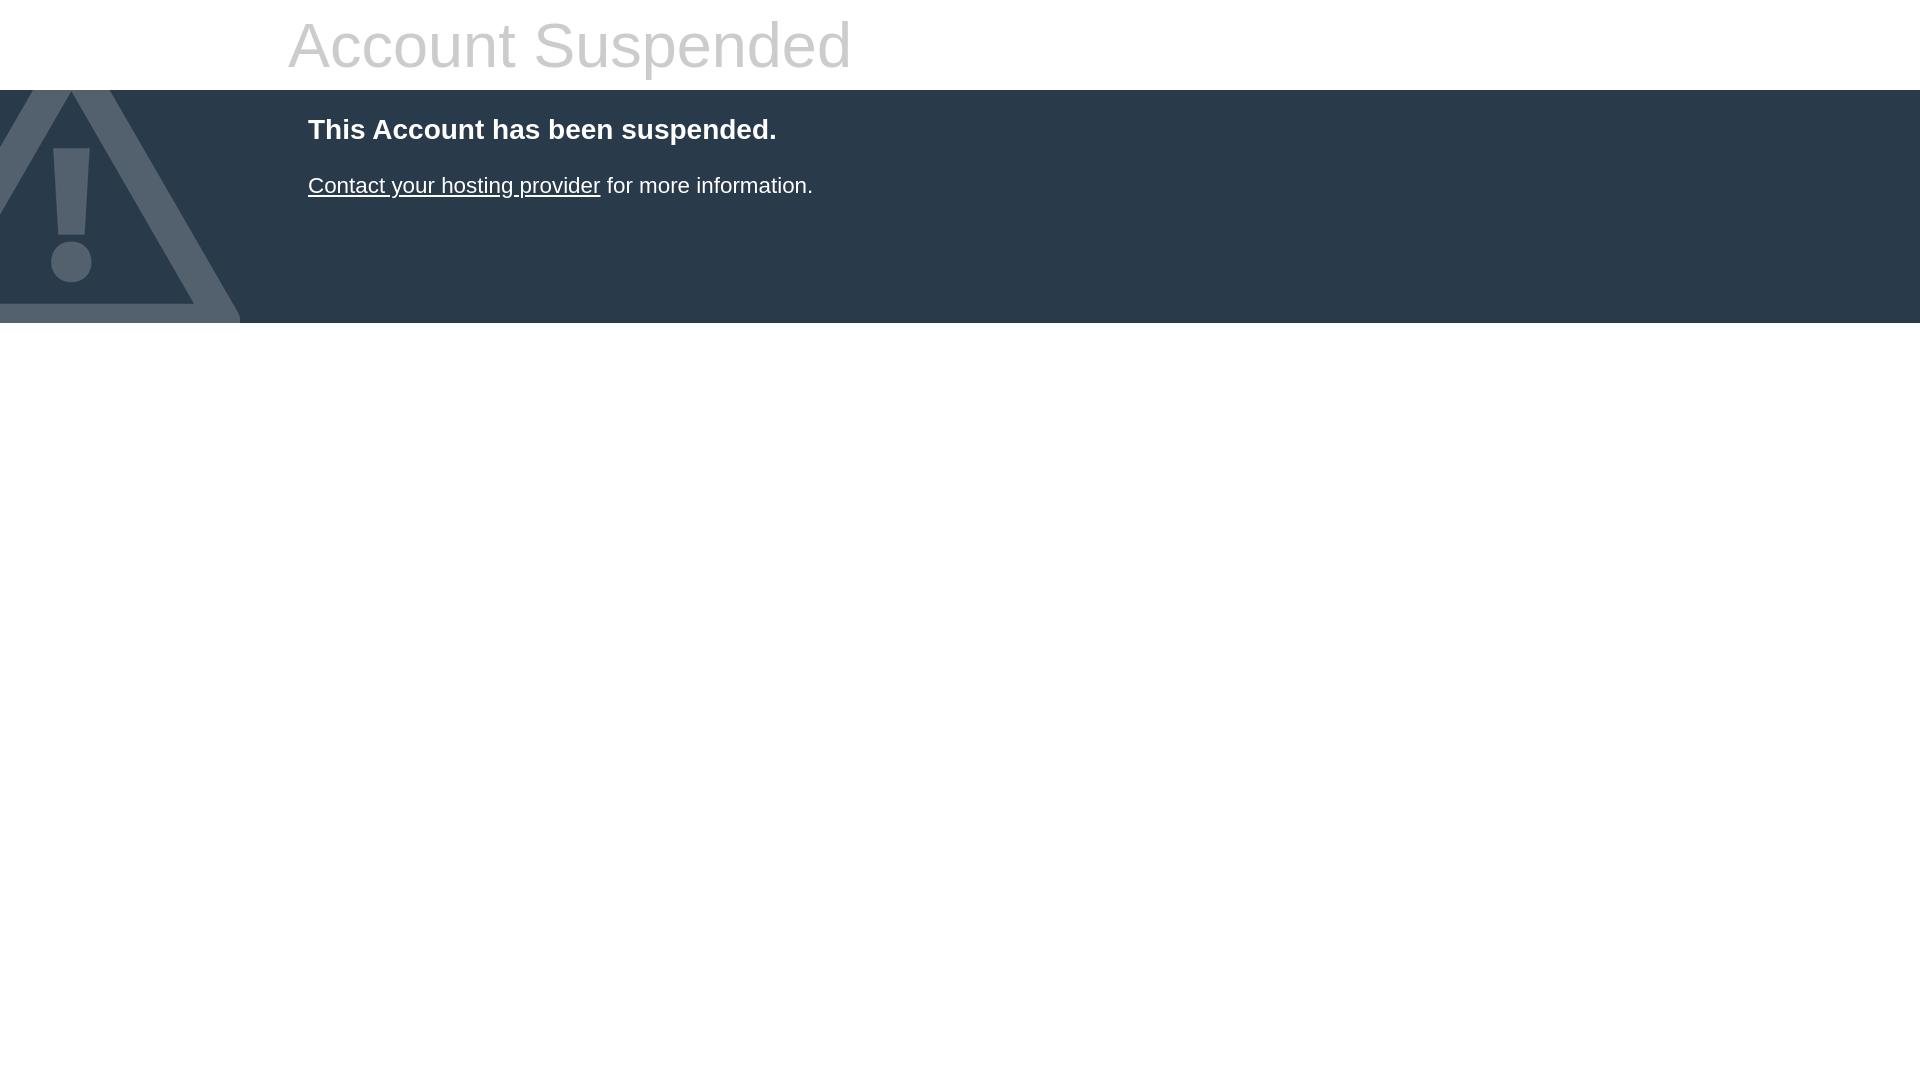 The image size is (1920, 1080). Describe the element at coordinates (453, 185) in the screenshot. I see `'Contact your hosting provider'` at that location.